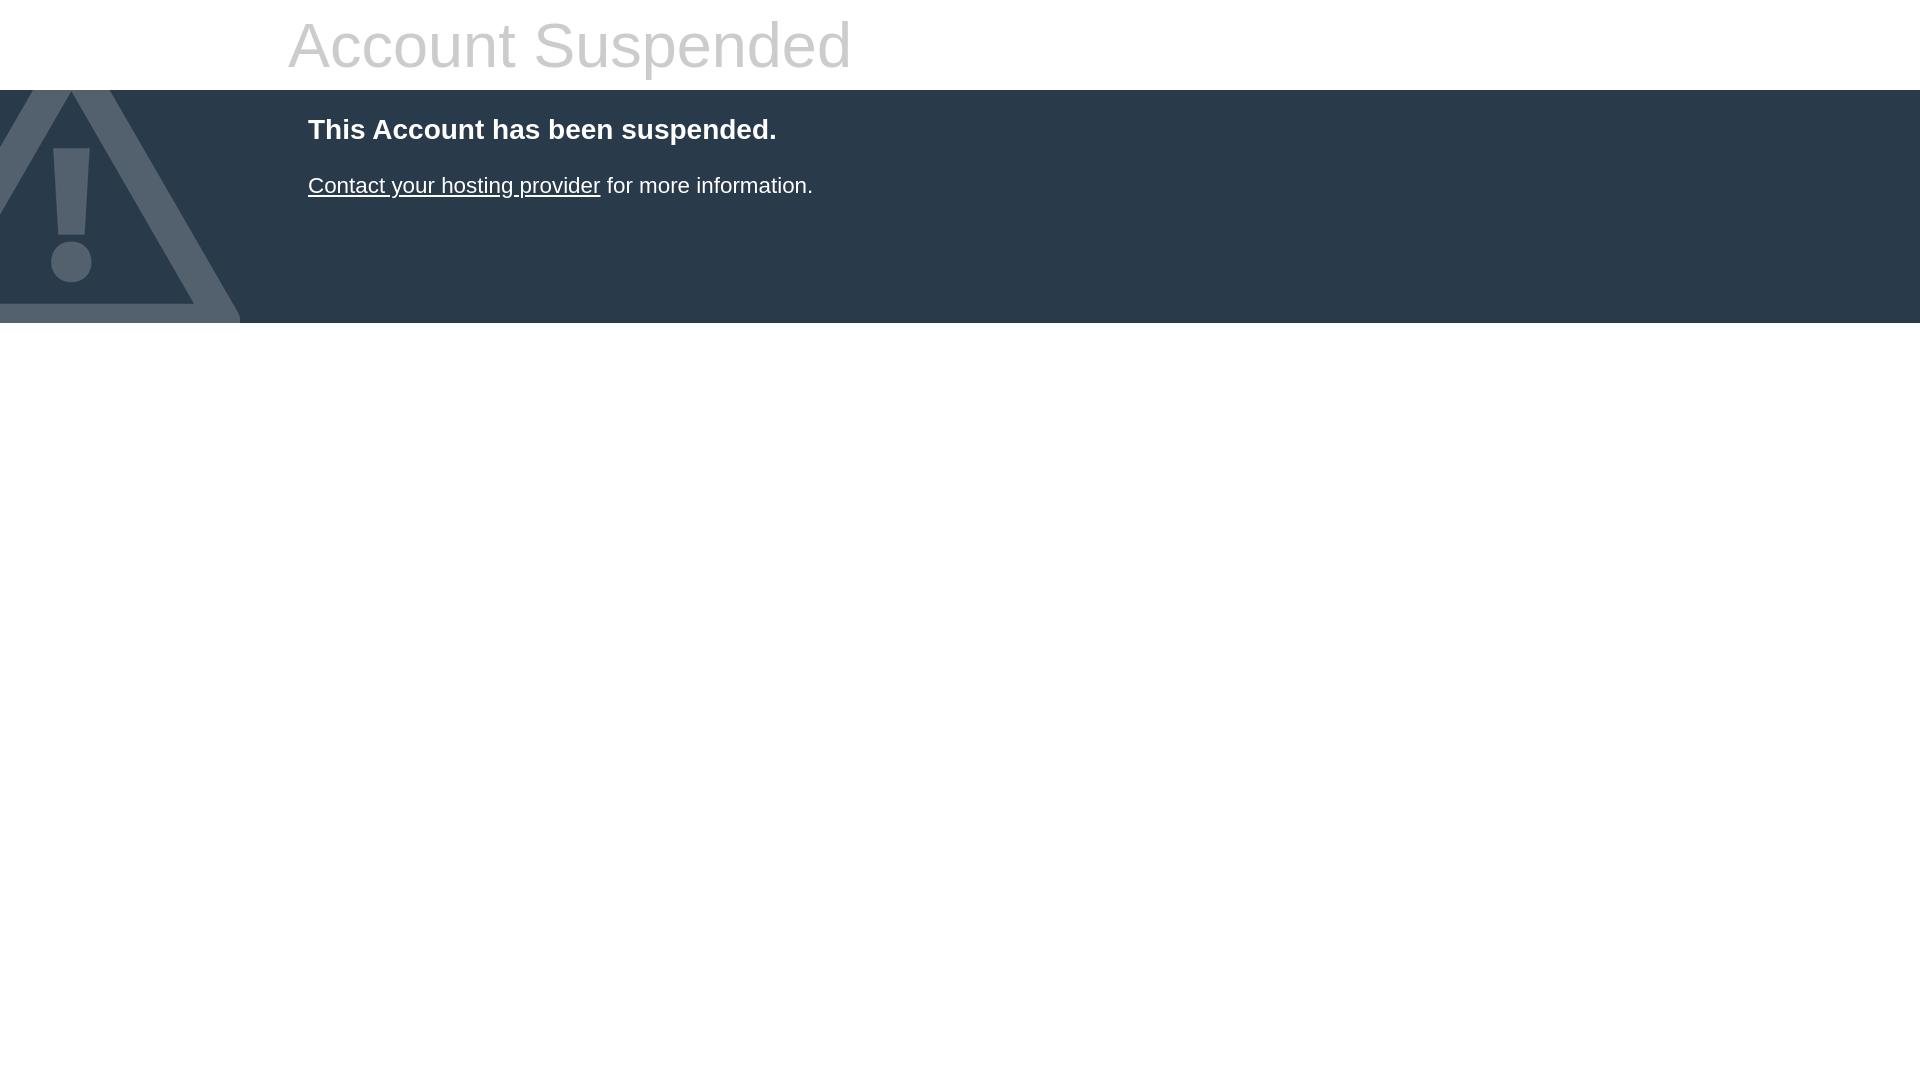 The image size is (1920, 1080). Describe the element at coordinates (453, 185) in the screenshot. I see `'Contact your hosting provider'` at that location.